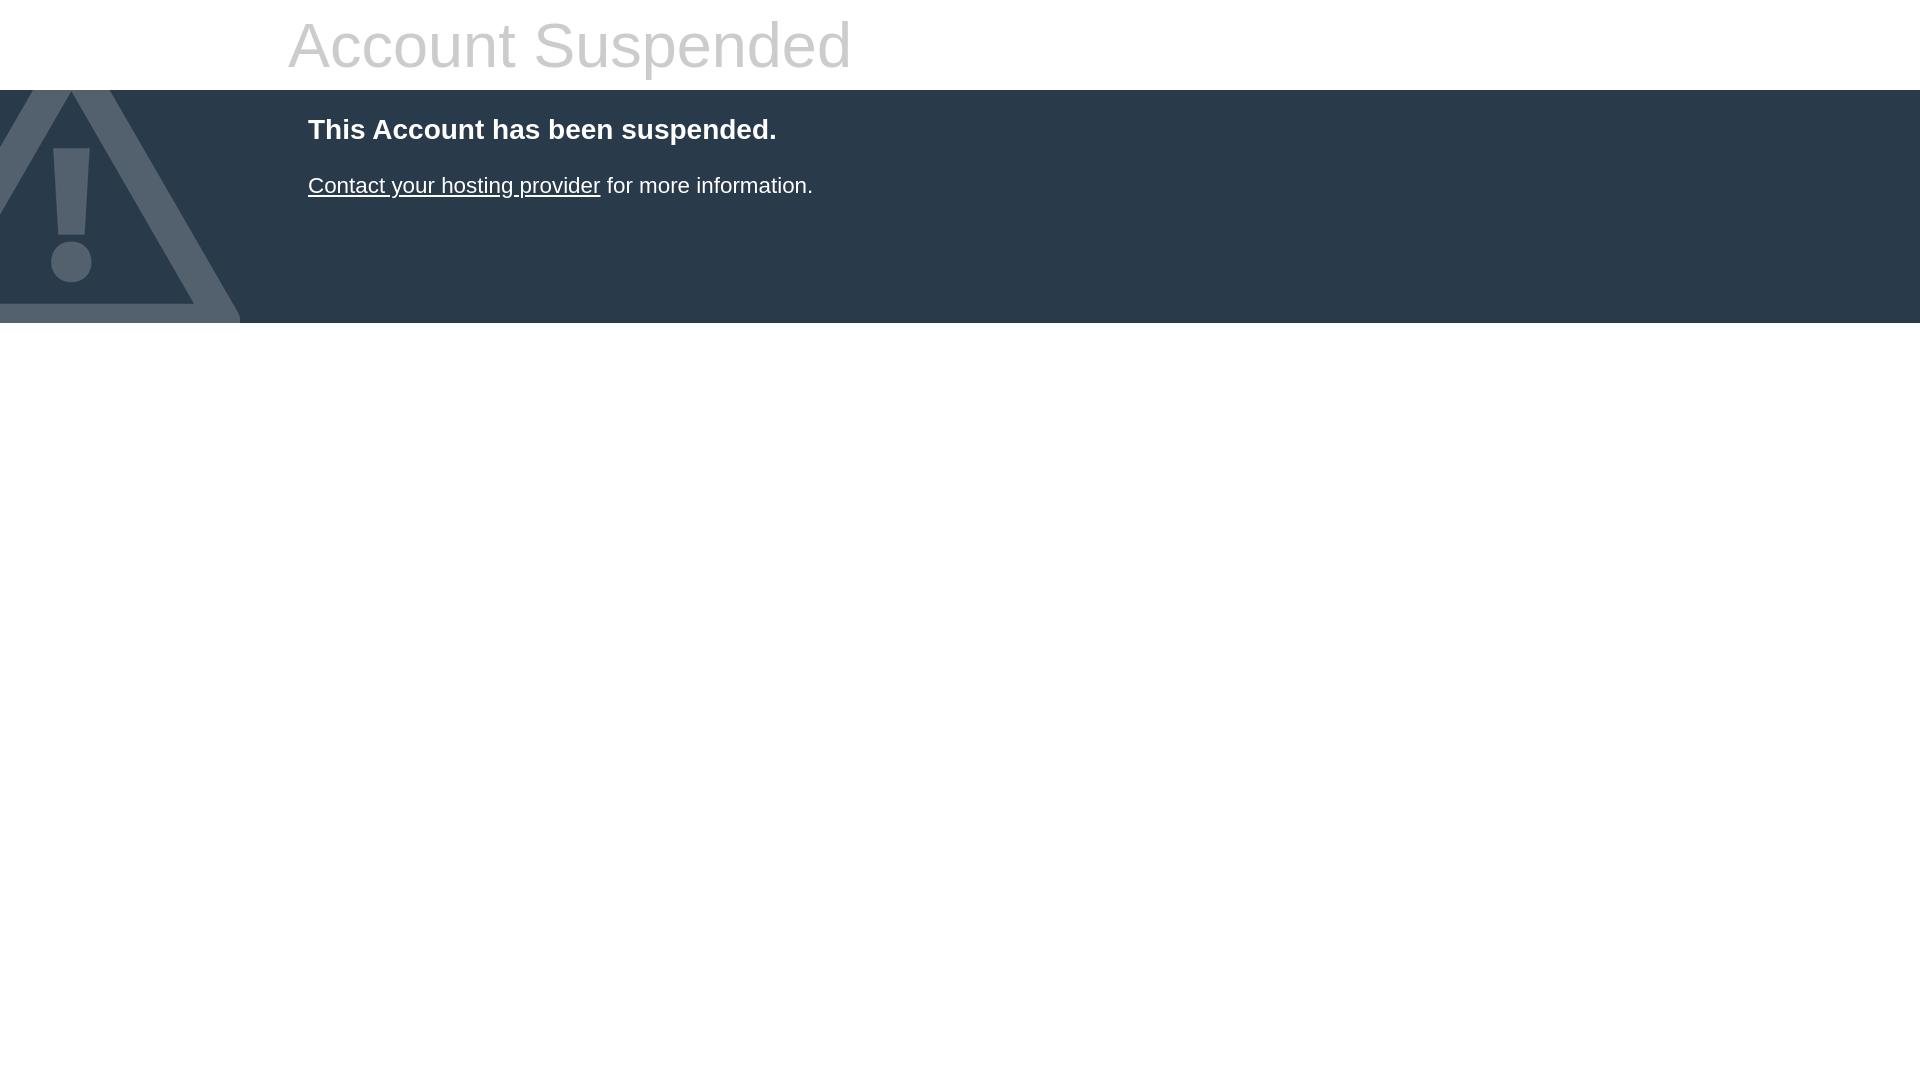 The image size is (1920, 1080). Describe the element at coordinates (453, 185) in the screenshot. I see `'Contact your hosting provider'` at that location.